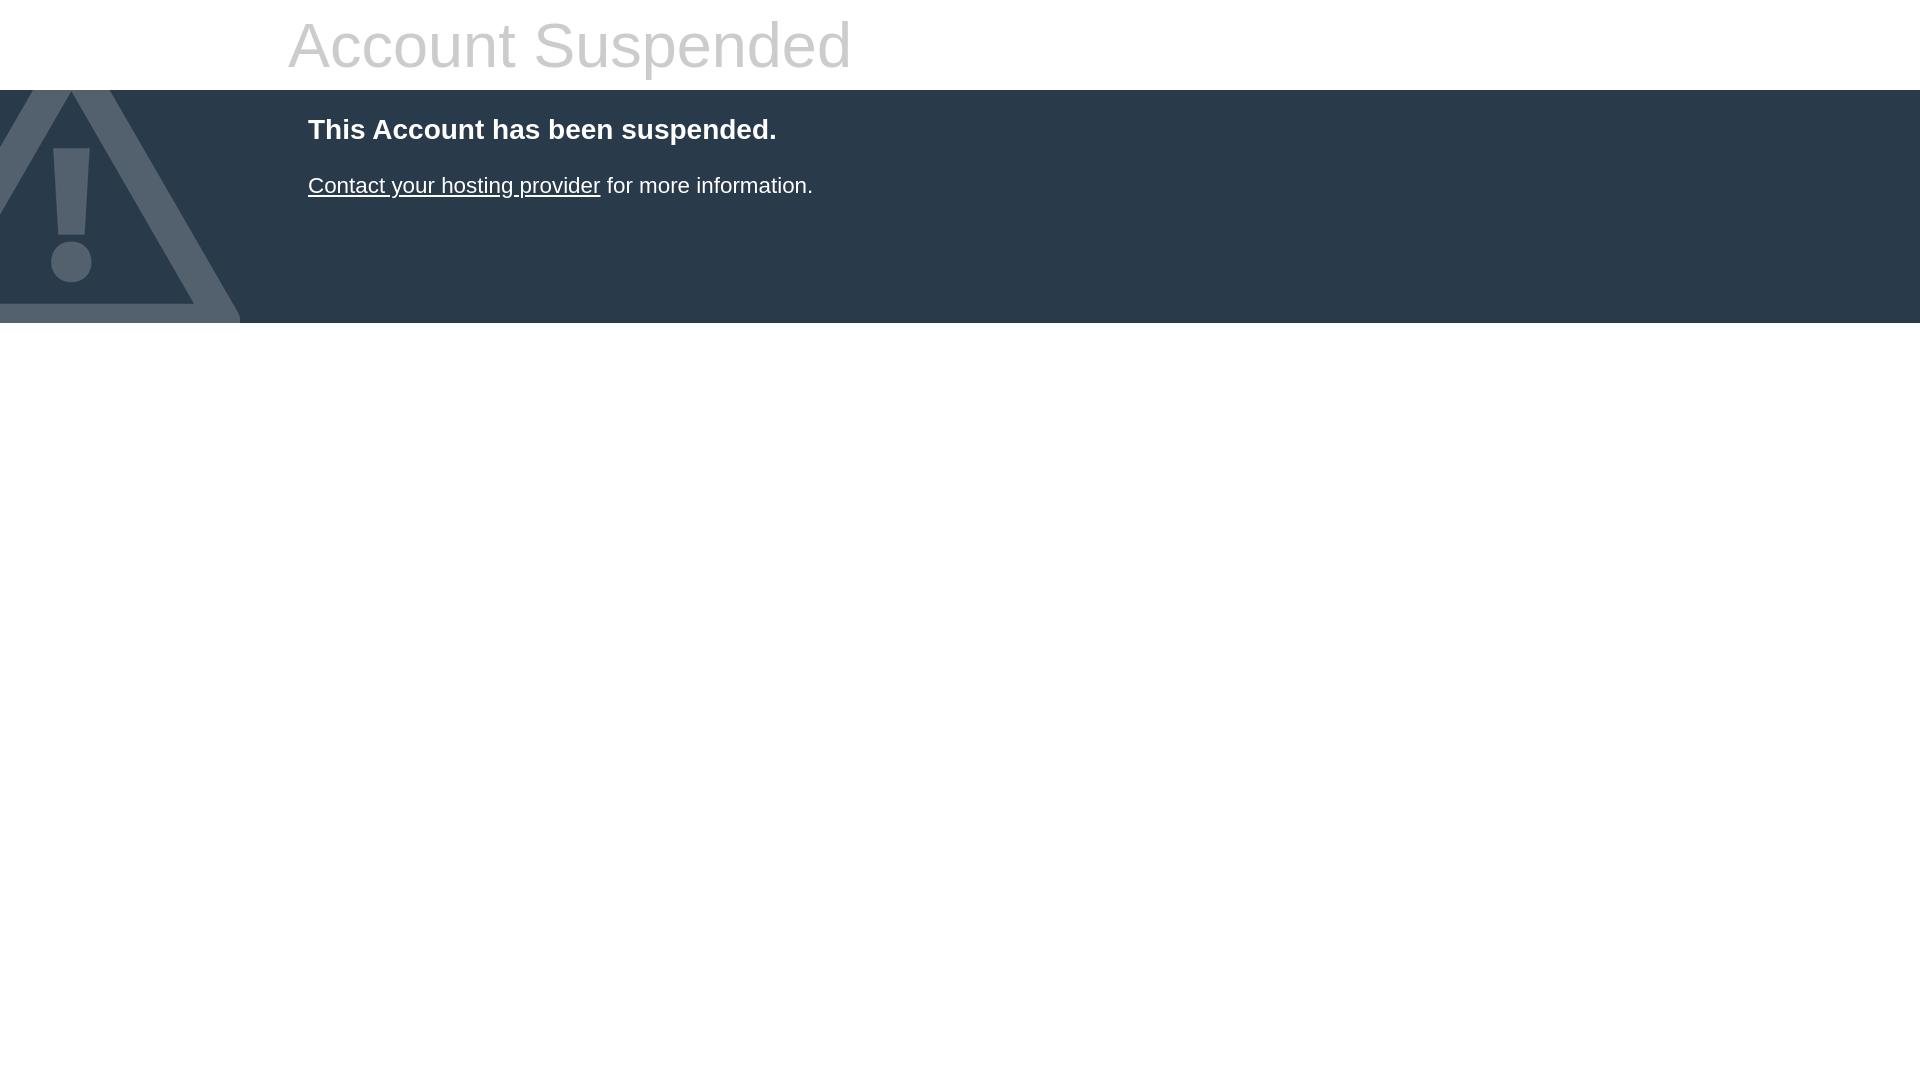 The image size is (1920, 1080). Describe the element at coordinates (453, 185) in the screenshot. I see `'Contact your hosting provider'` at that location.